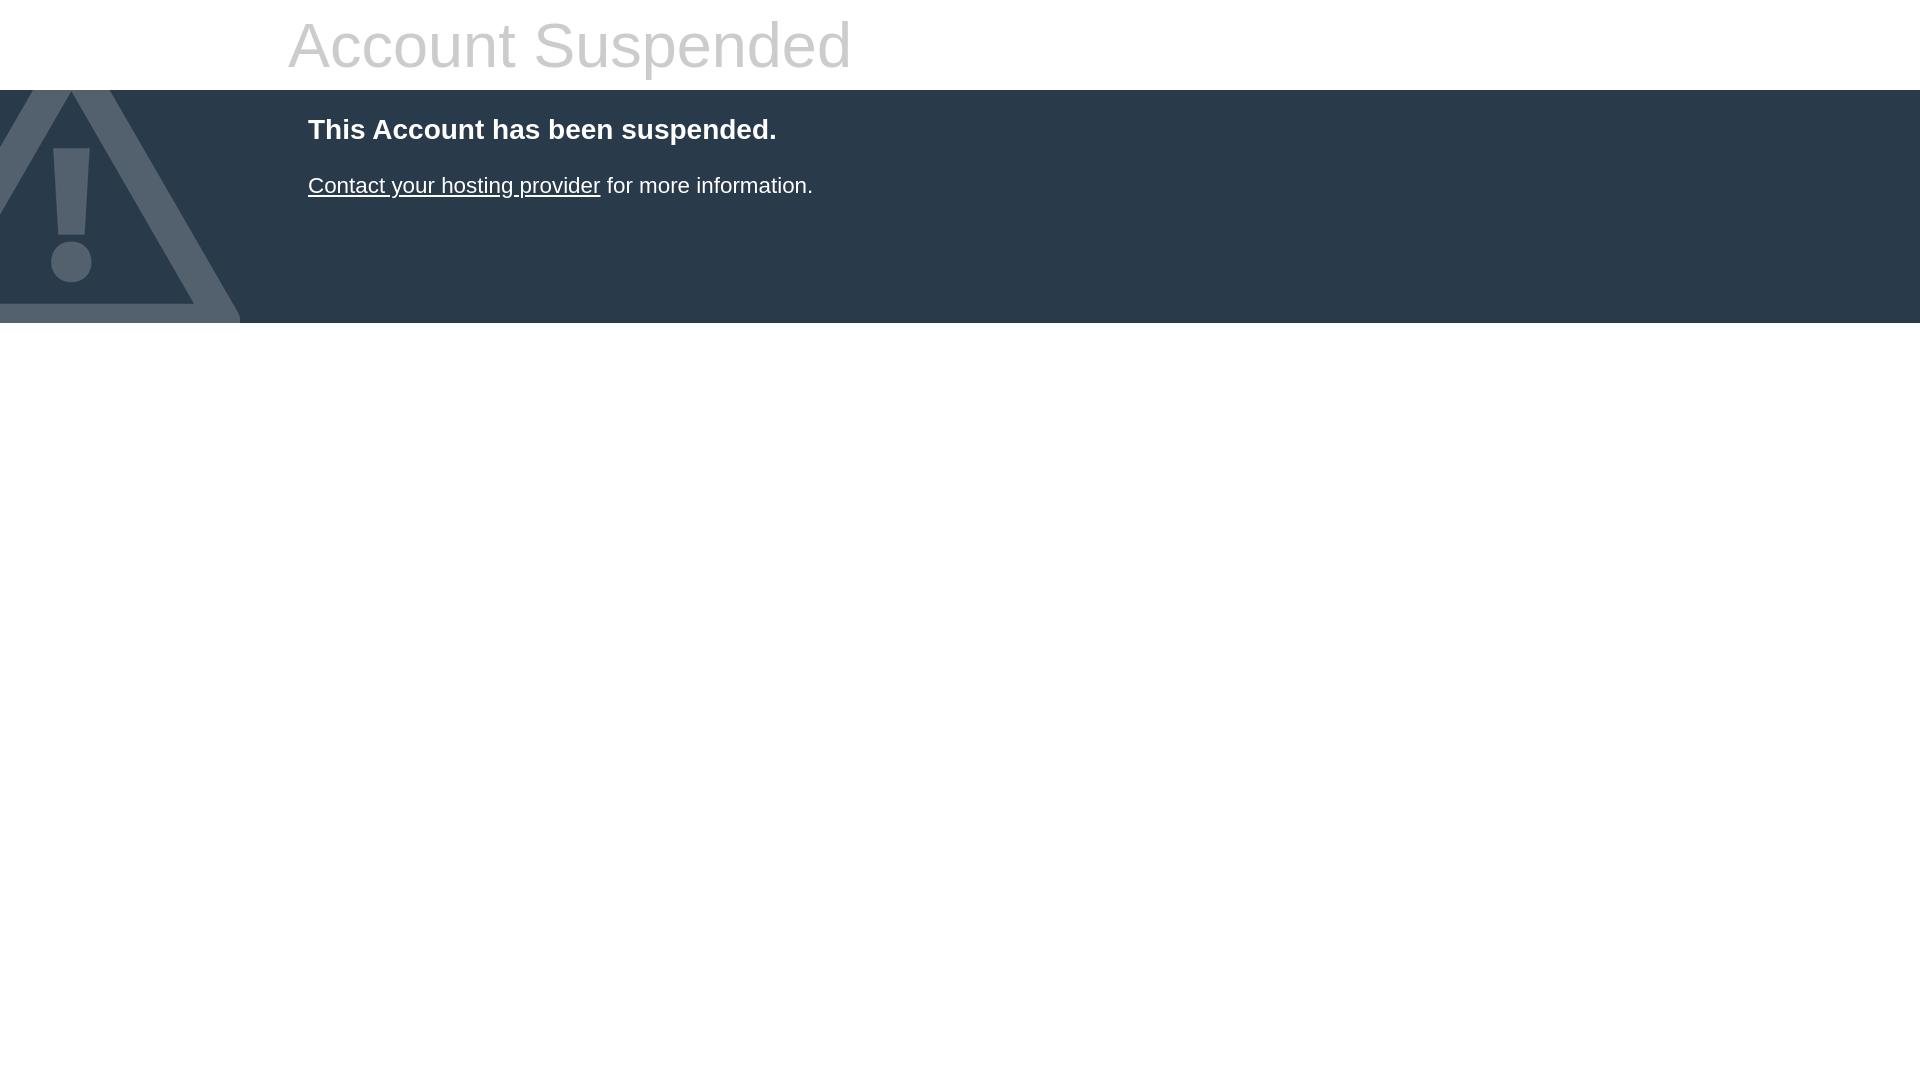 The image size is (1920, 1080). Describe the element at coordinates (453, 185) in the screenshot. I see `'Contact your hosting provider'` at that location.